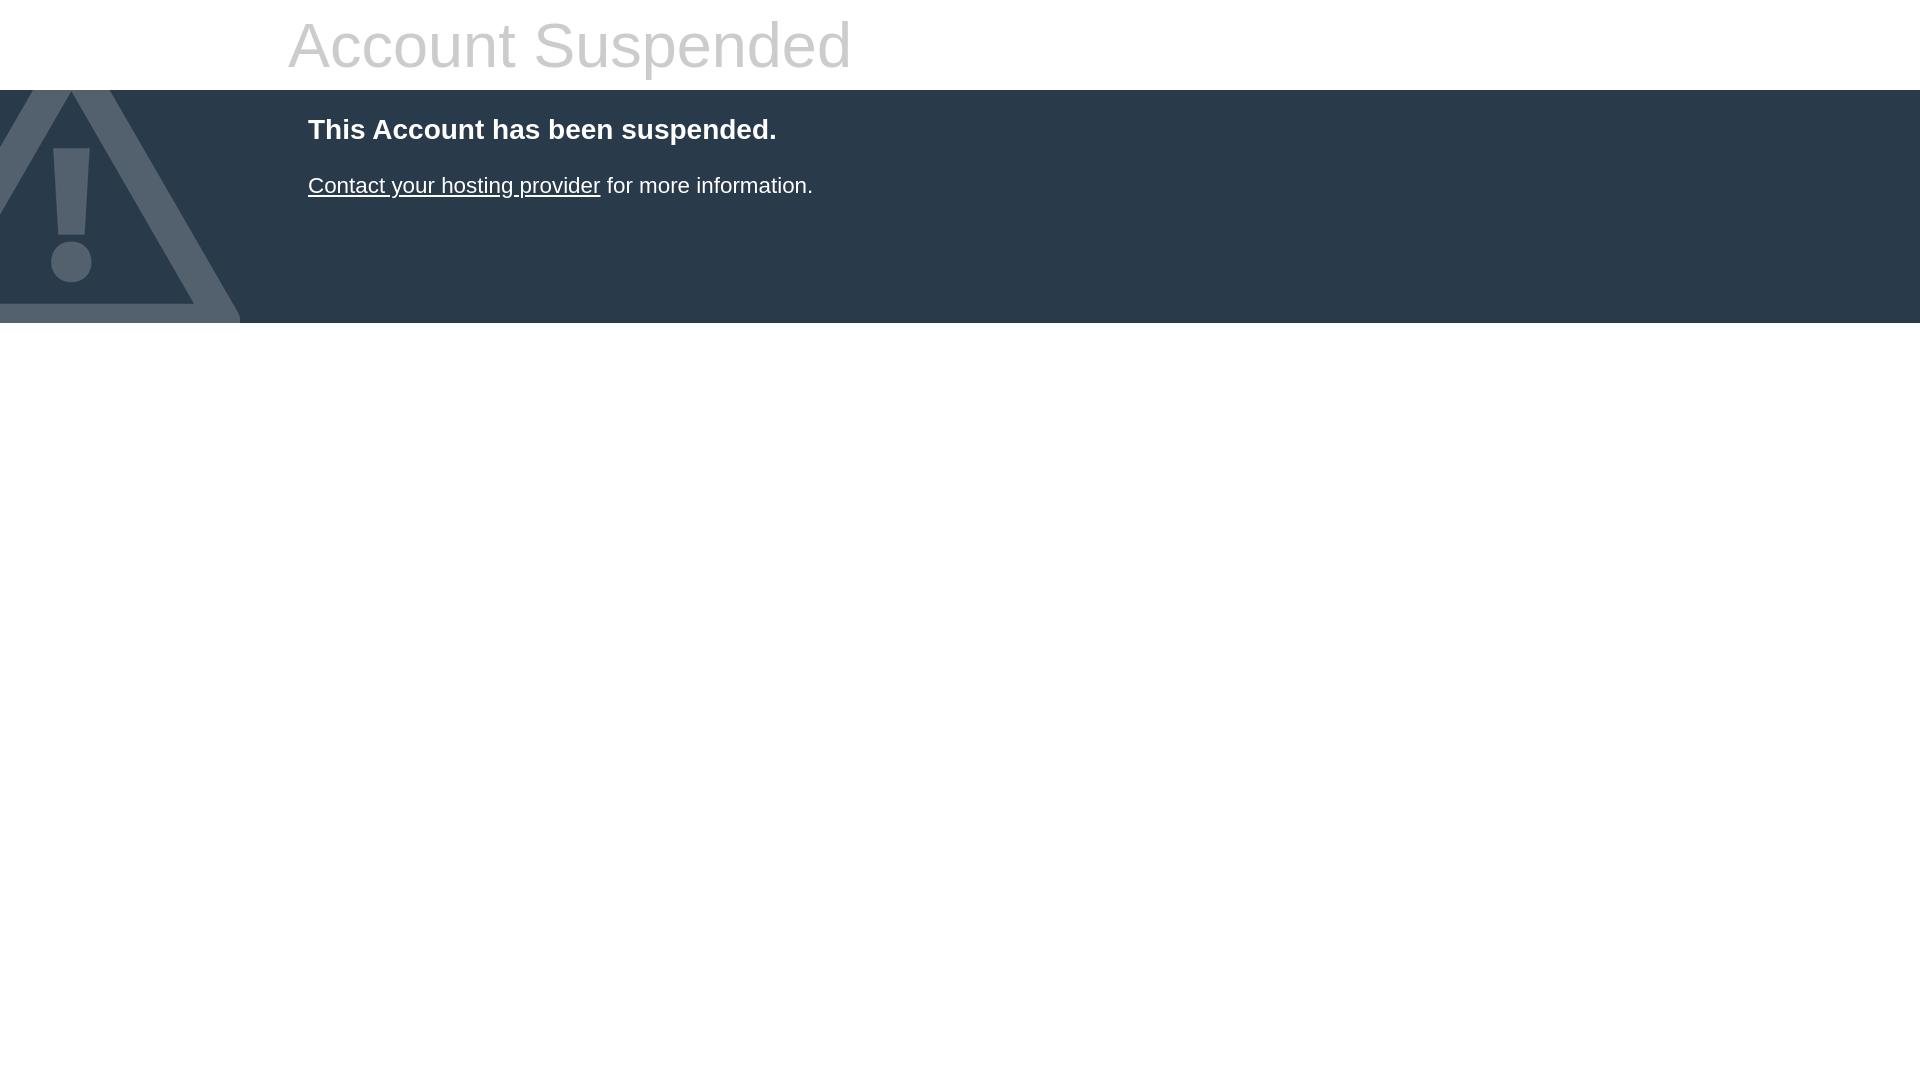 The image size is (1920, 1080). Describe the element at coordinates (453, 185) in the screenshot. I see `'Contact your hosting provider'` at that location.